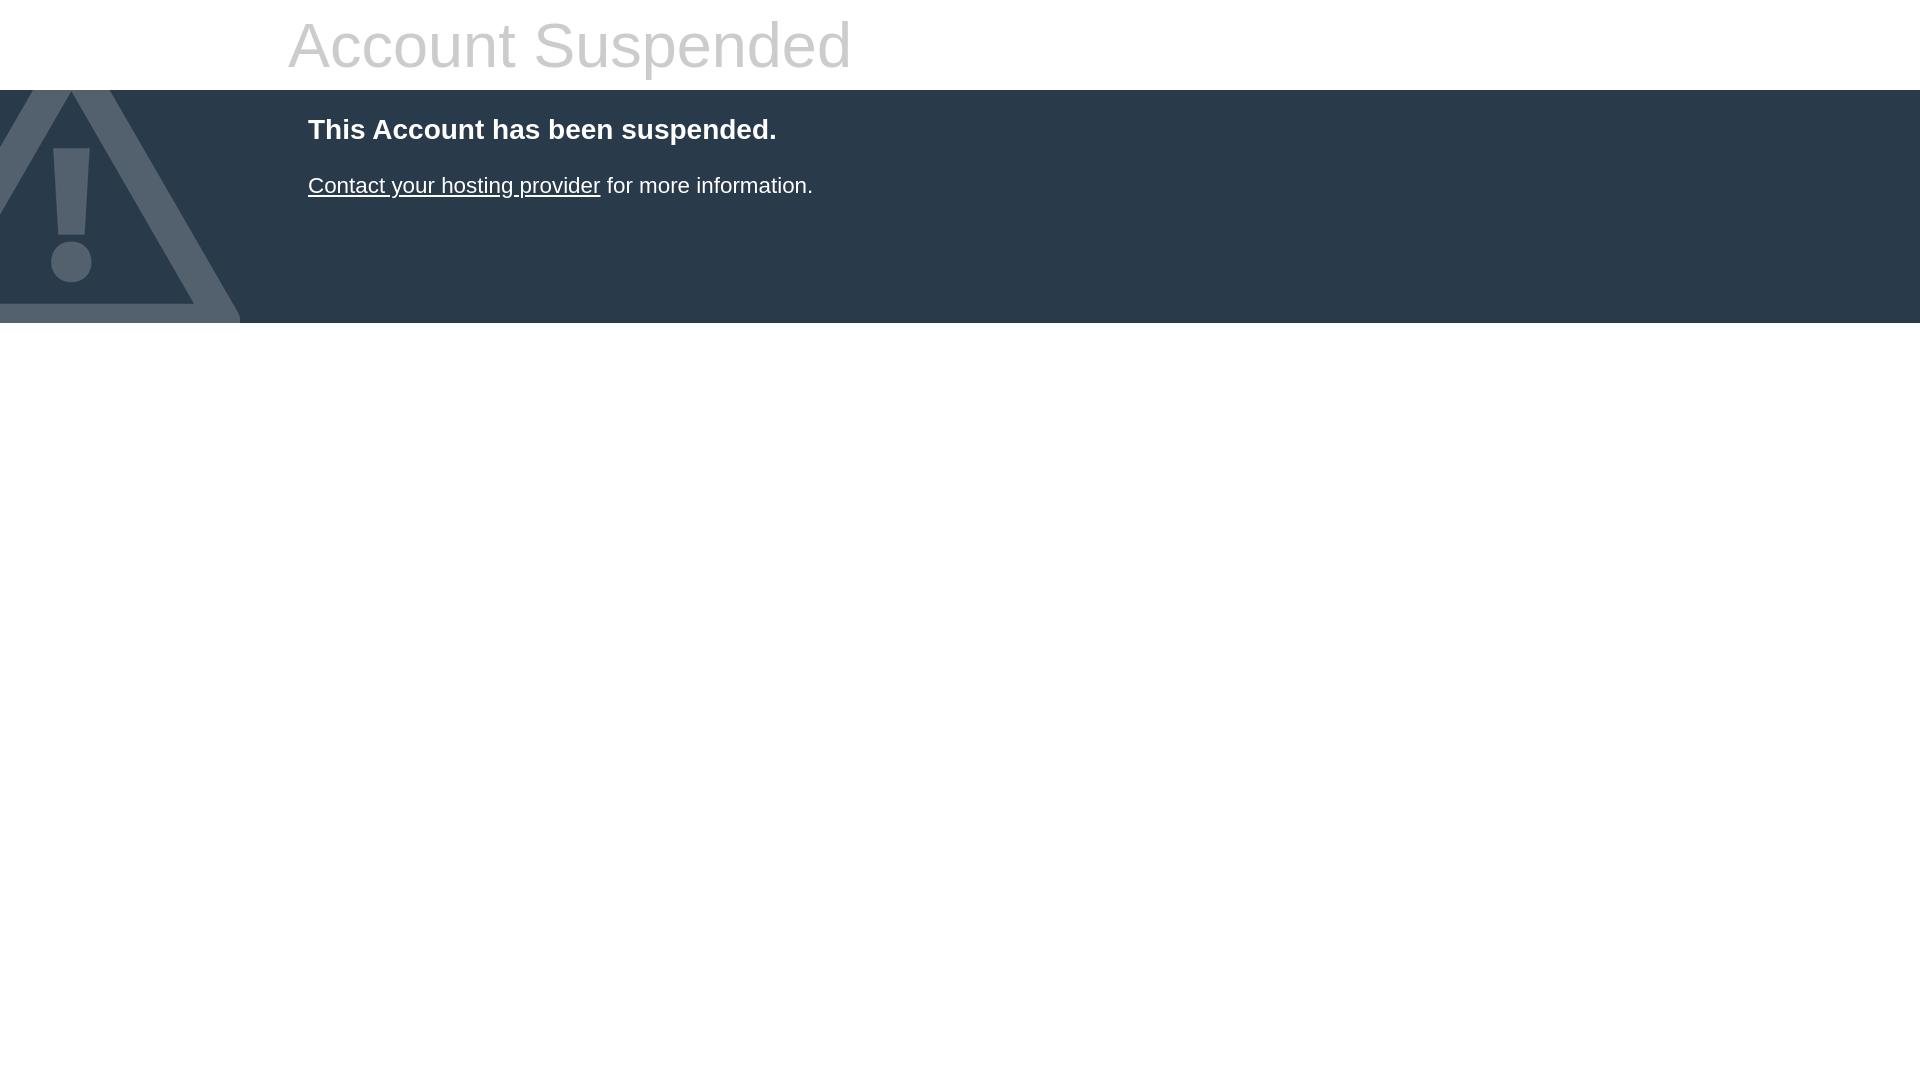 The image size is (1920, 1080). Describe the element at coordinates (453, 185) in the screenshot. I see `'Contact your hosting provider'` at that location.